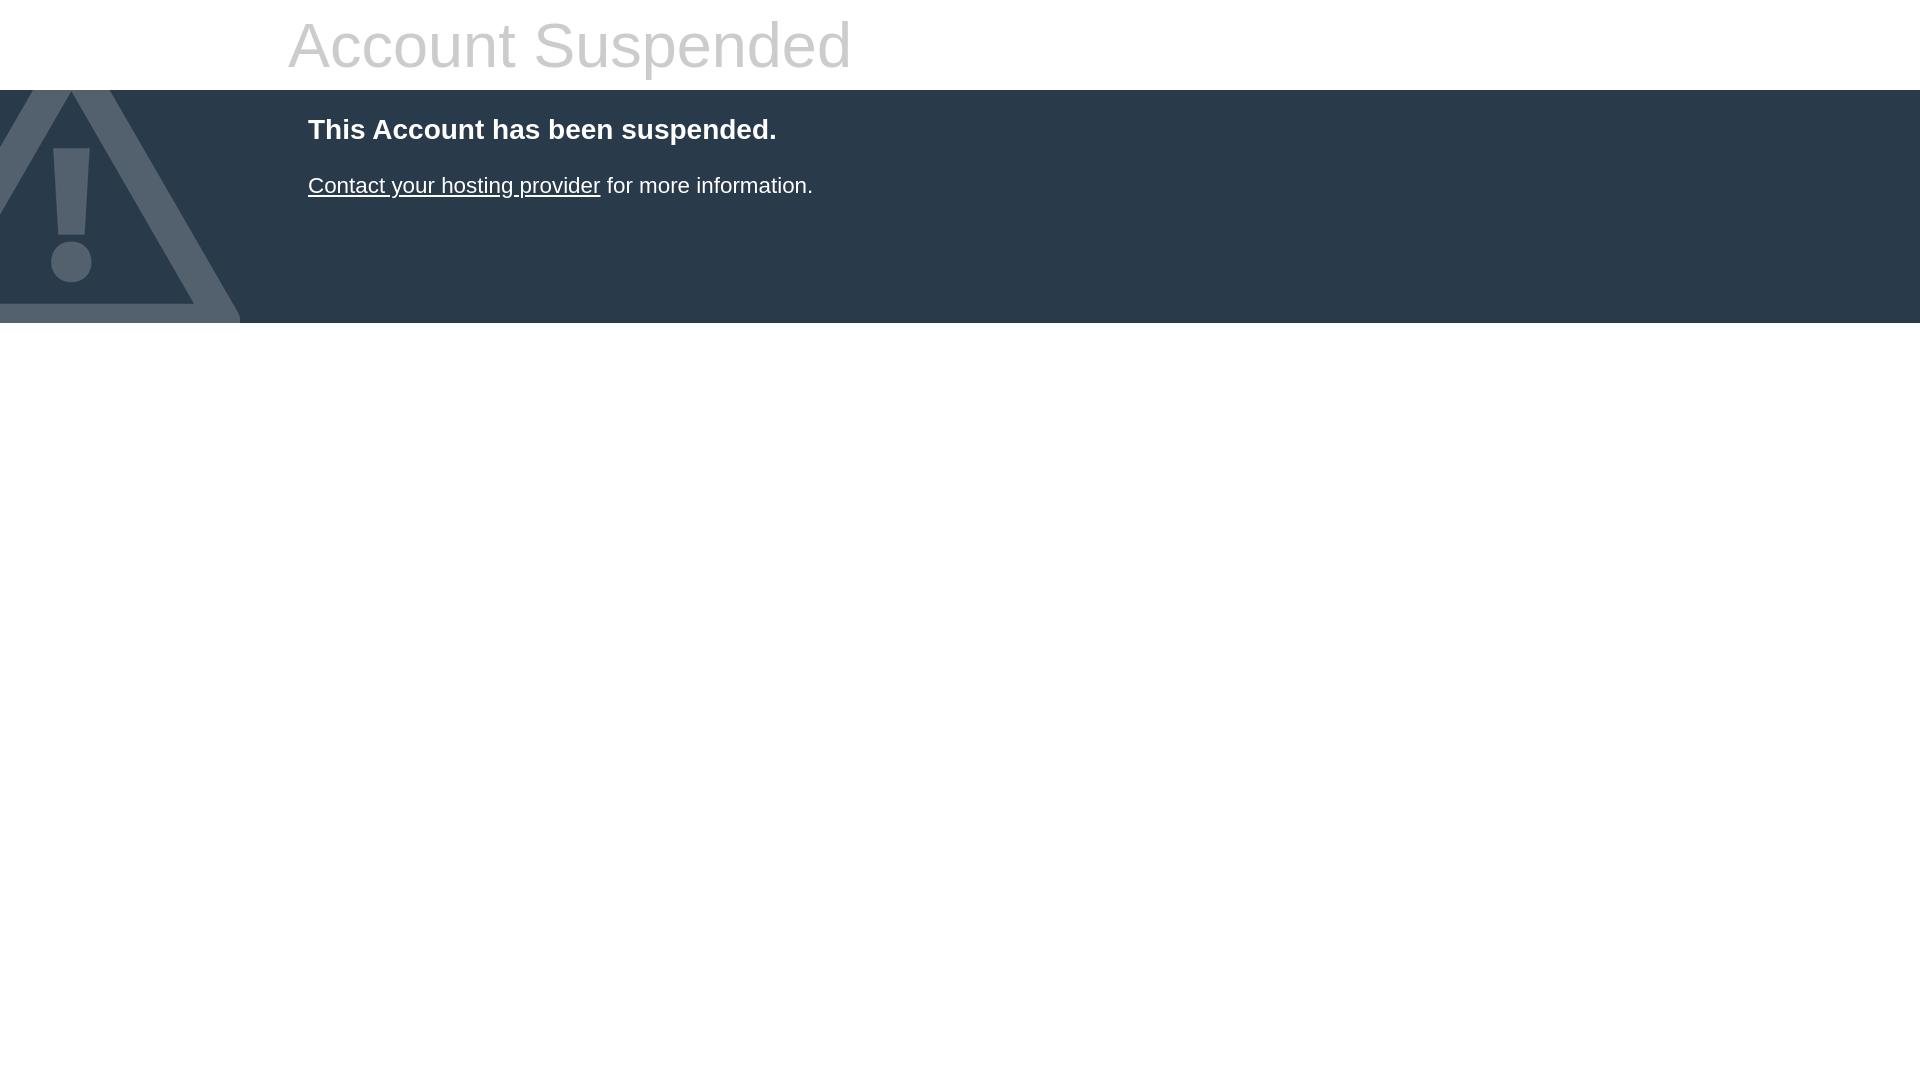 The image size is (1920, 1080). Describe the element at coordinates (453, 185) in the screenshot. I see `'Contact your hosting provider'` at that location.